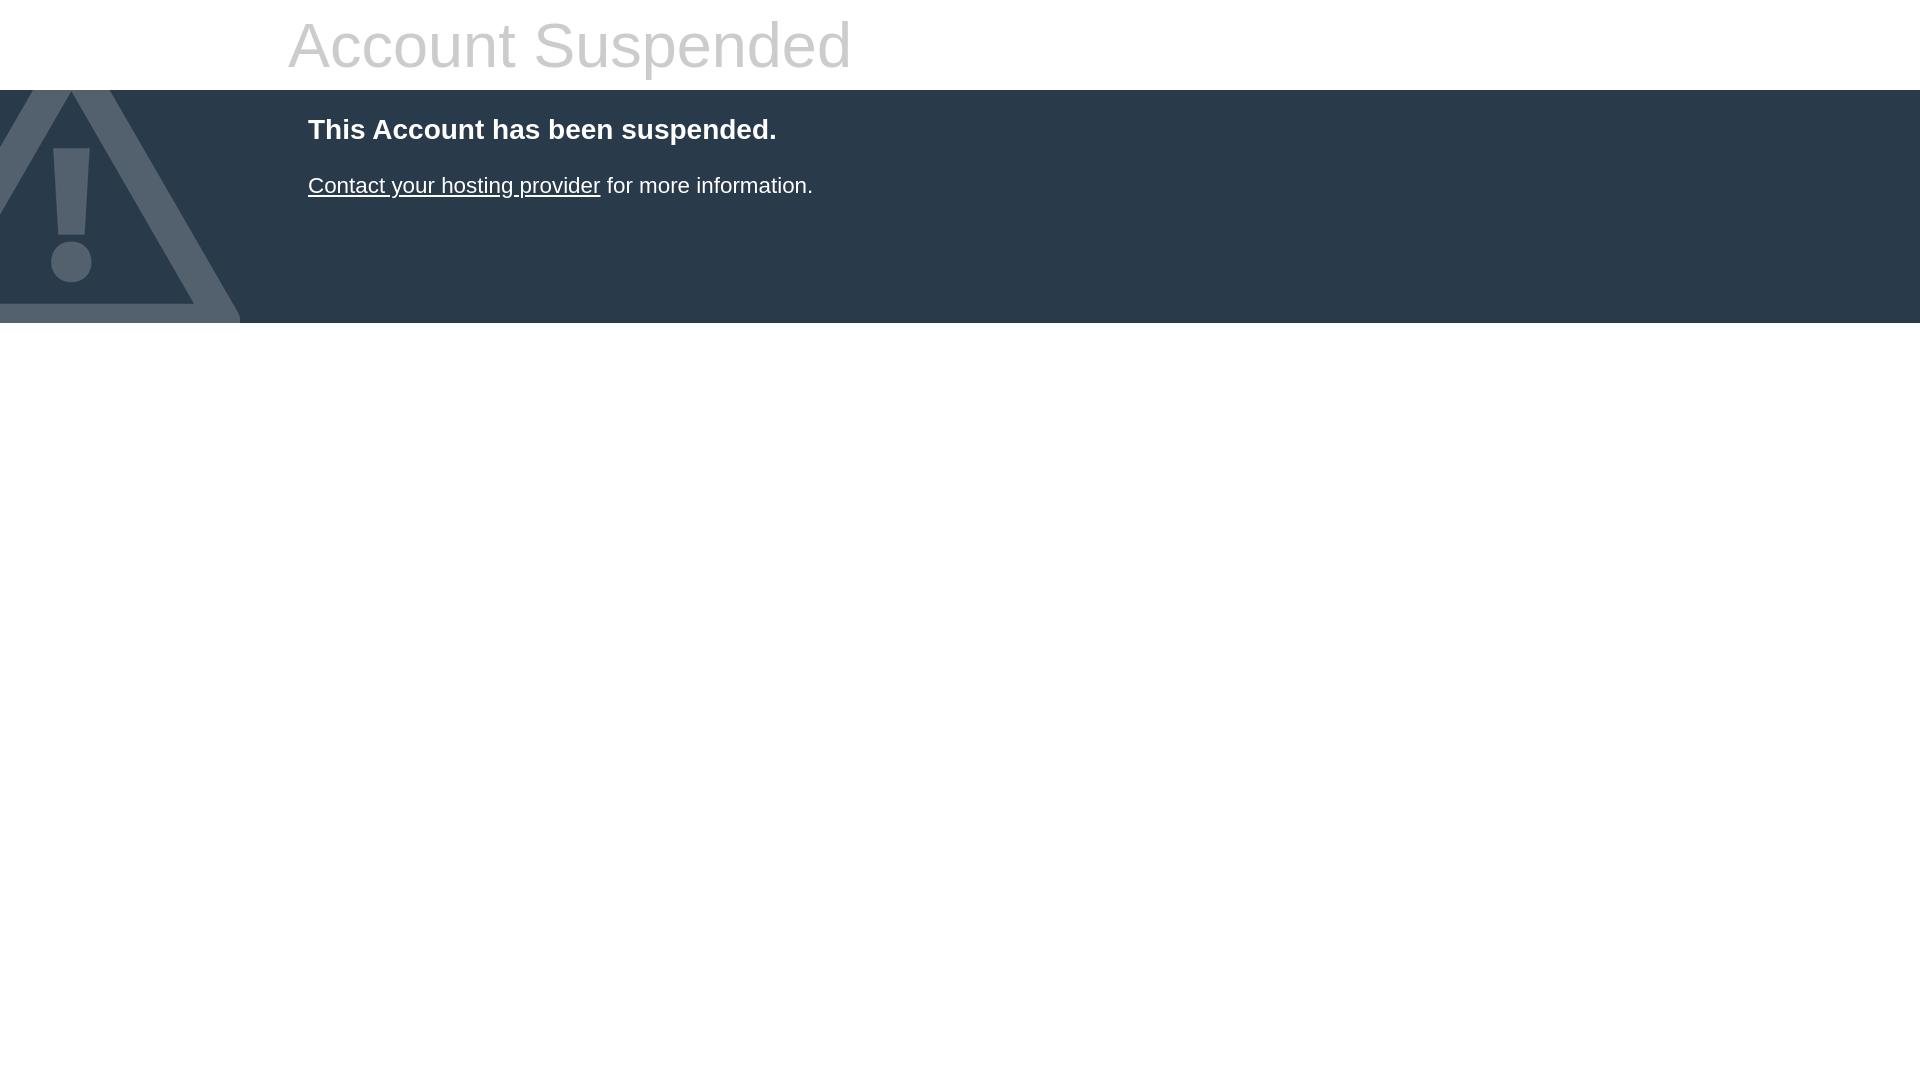 The image size is (1920, 1080). Describe the element at coordinates (453, 185) in the screenshot. I see `'Contact your hosting provider'` at that location.